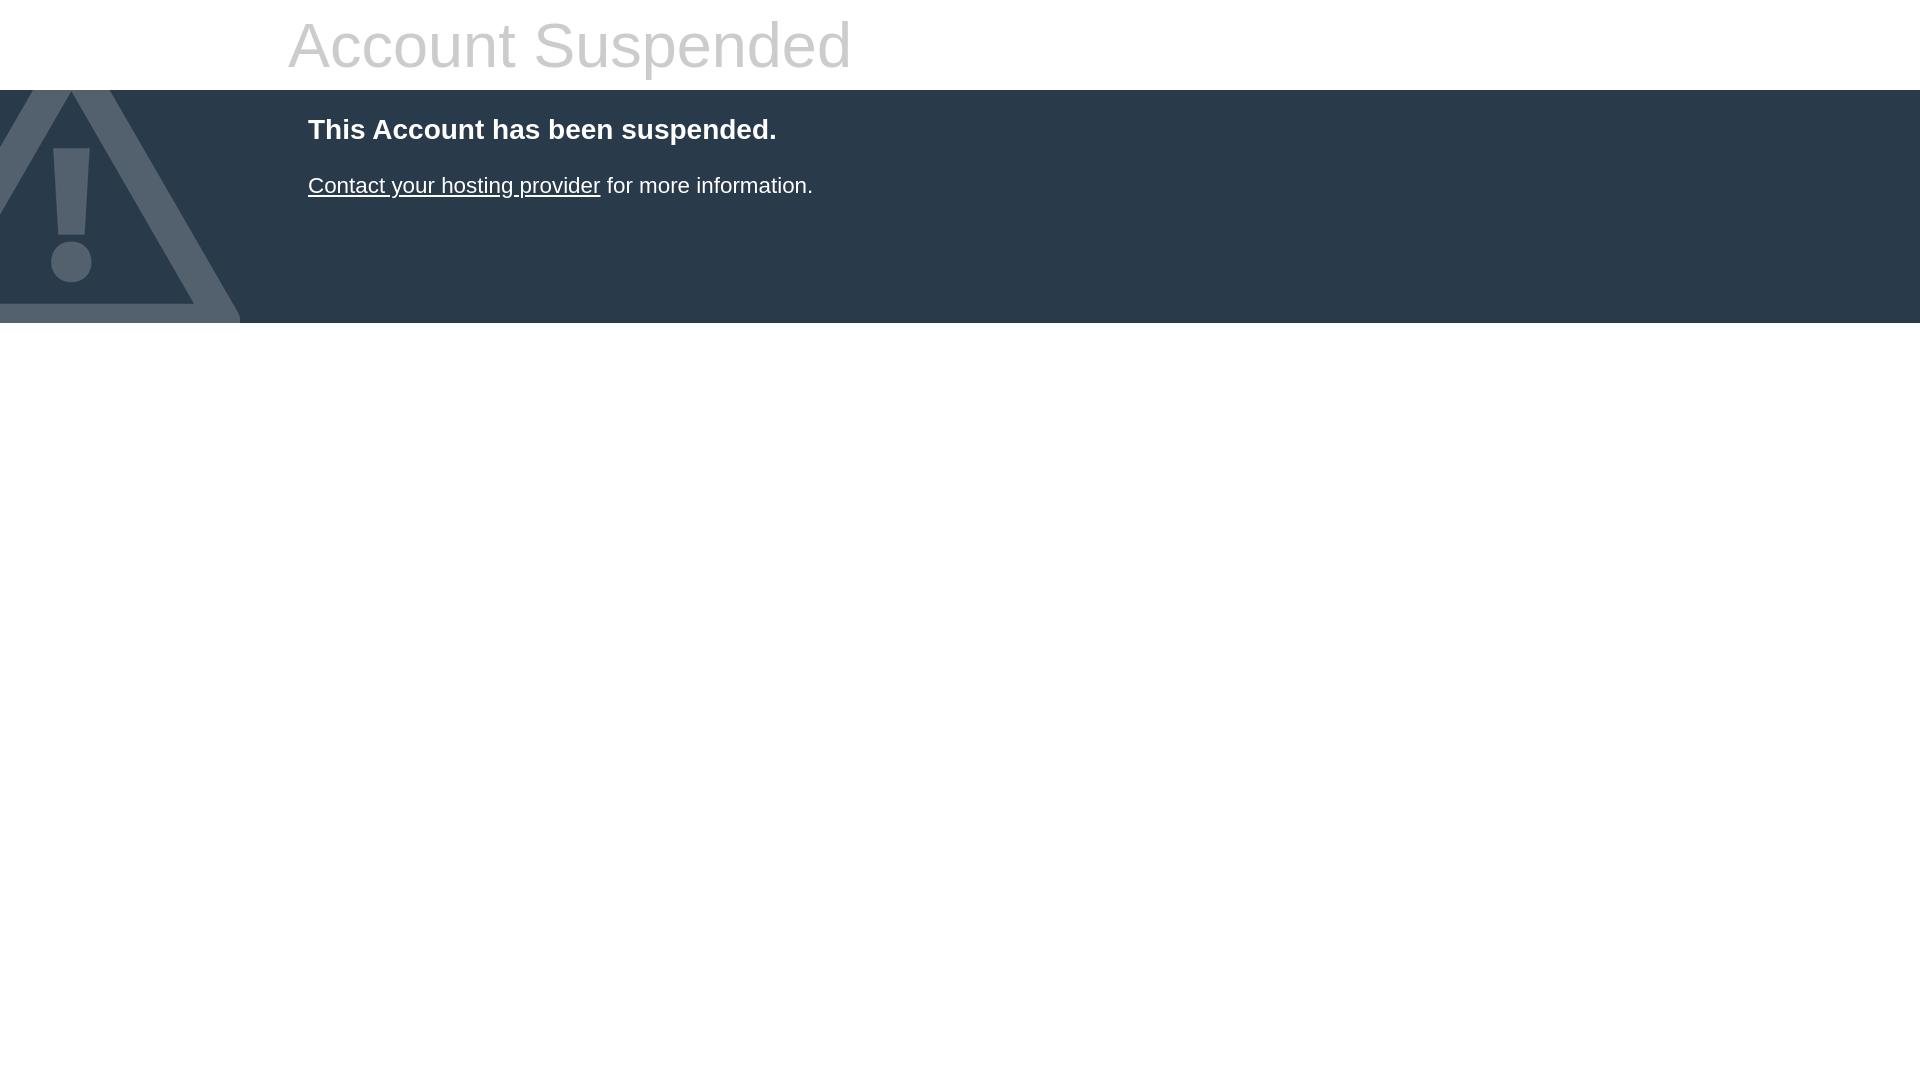 The image size is (1920, 1080). Describe the element at coordinates (453, 185) in the screenshot. I see `'Contact your hosting provider'` at that location.